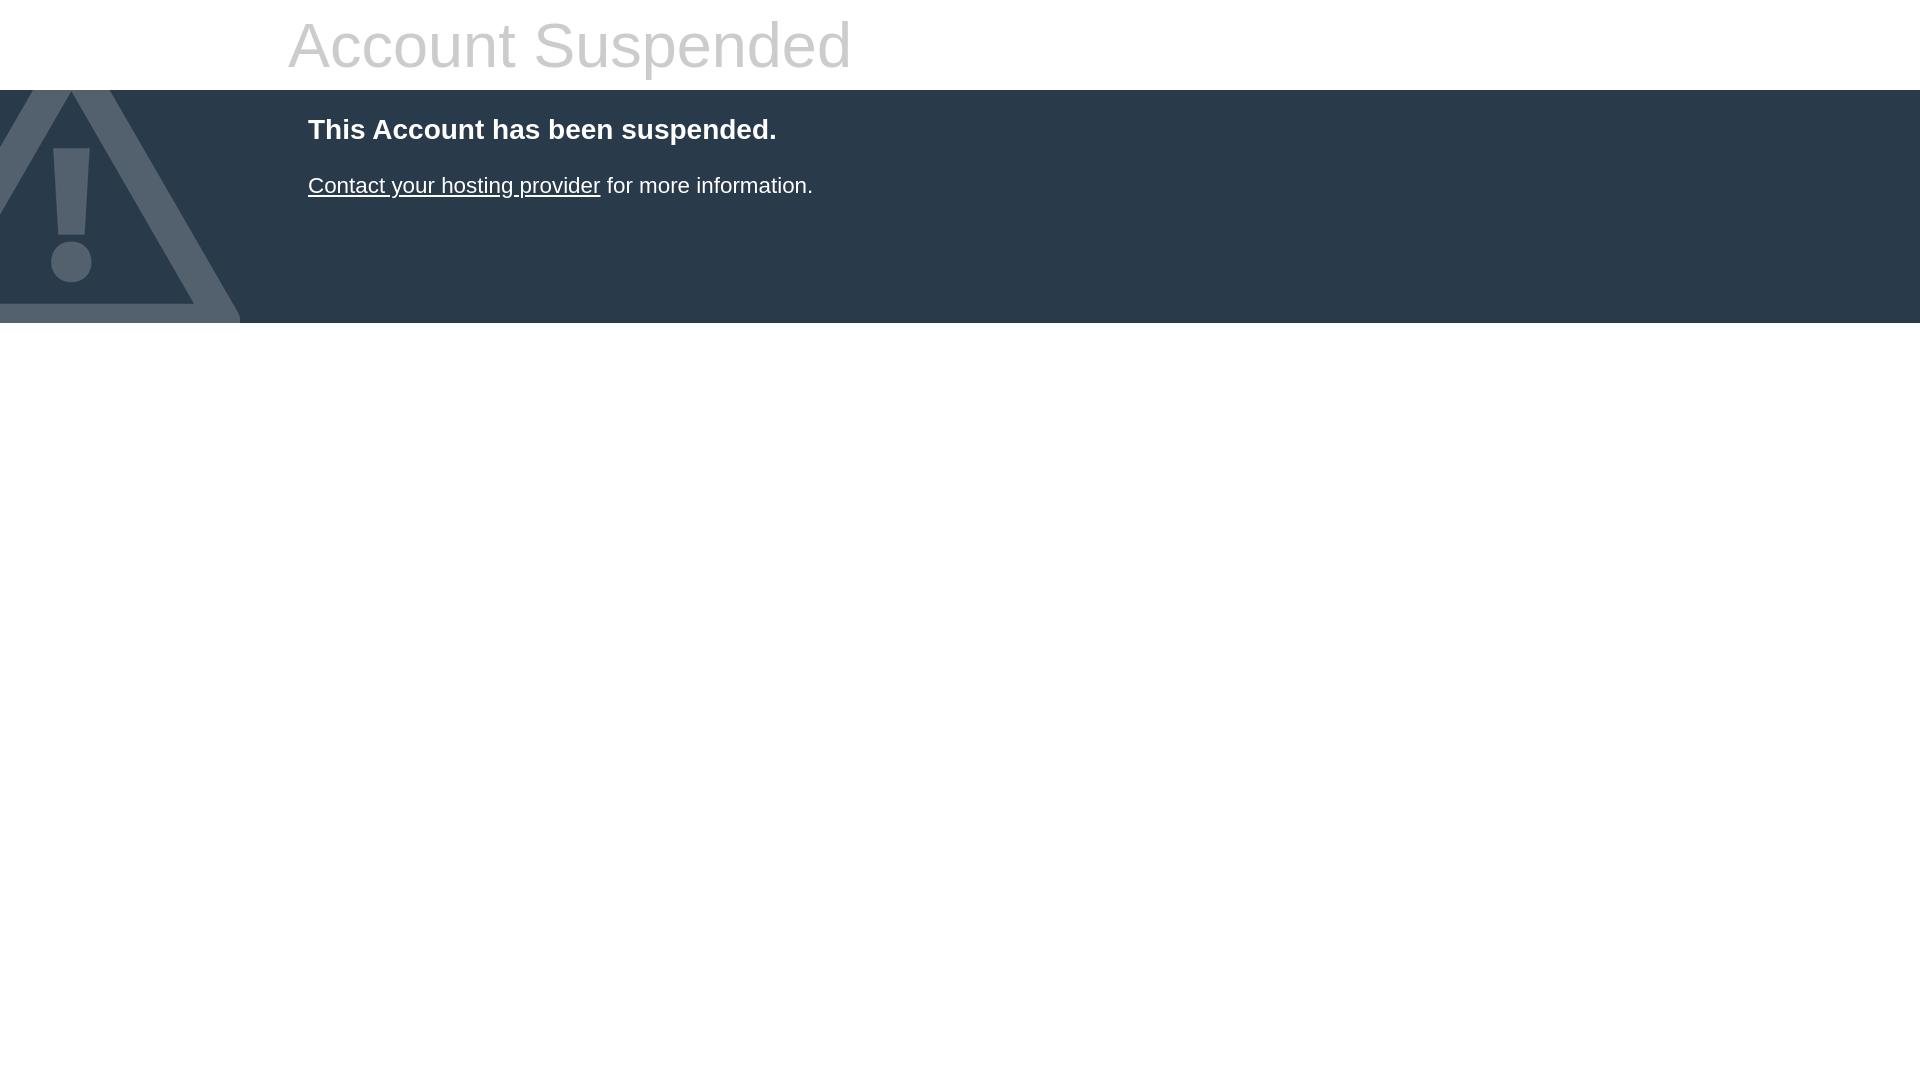 The image size is (1920, 1080). Describe the element at coordinates (453, 185) in the screenshot. I see `'Contact your hosting provider'` at that location.